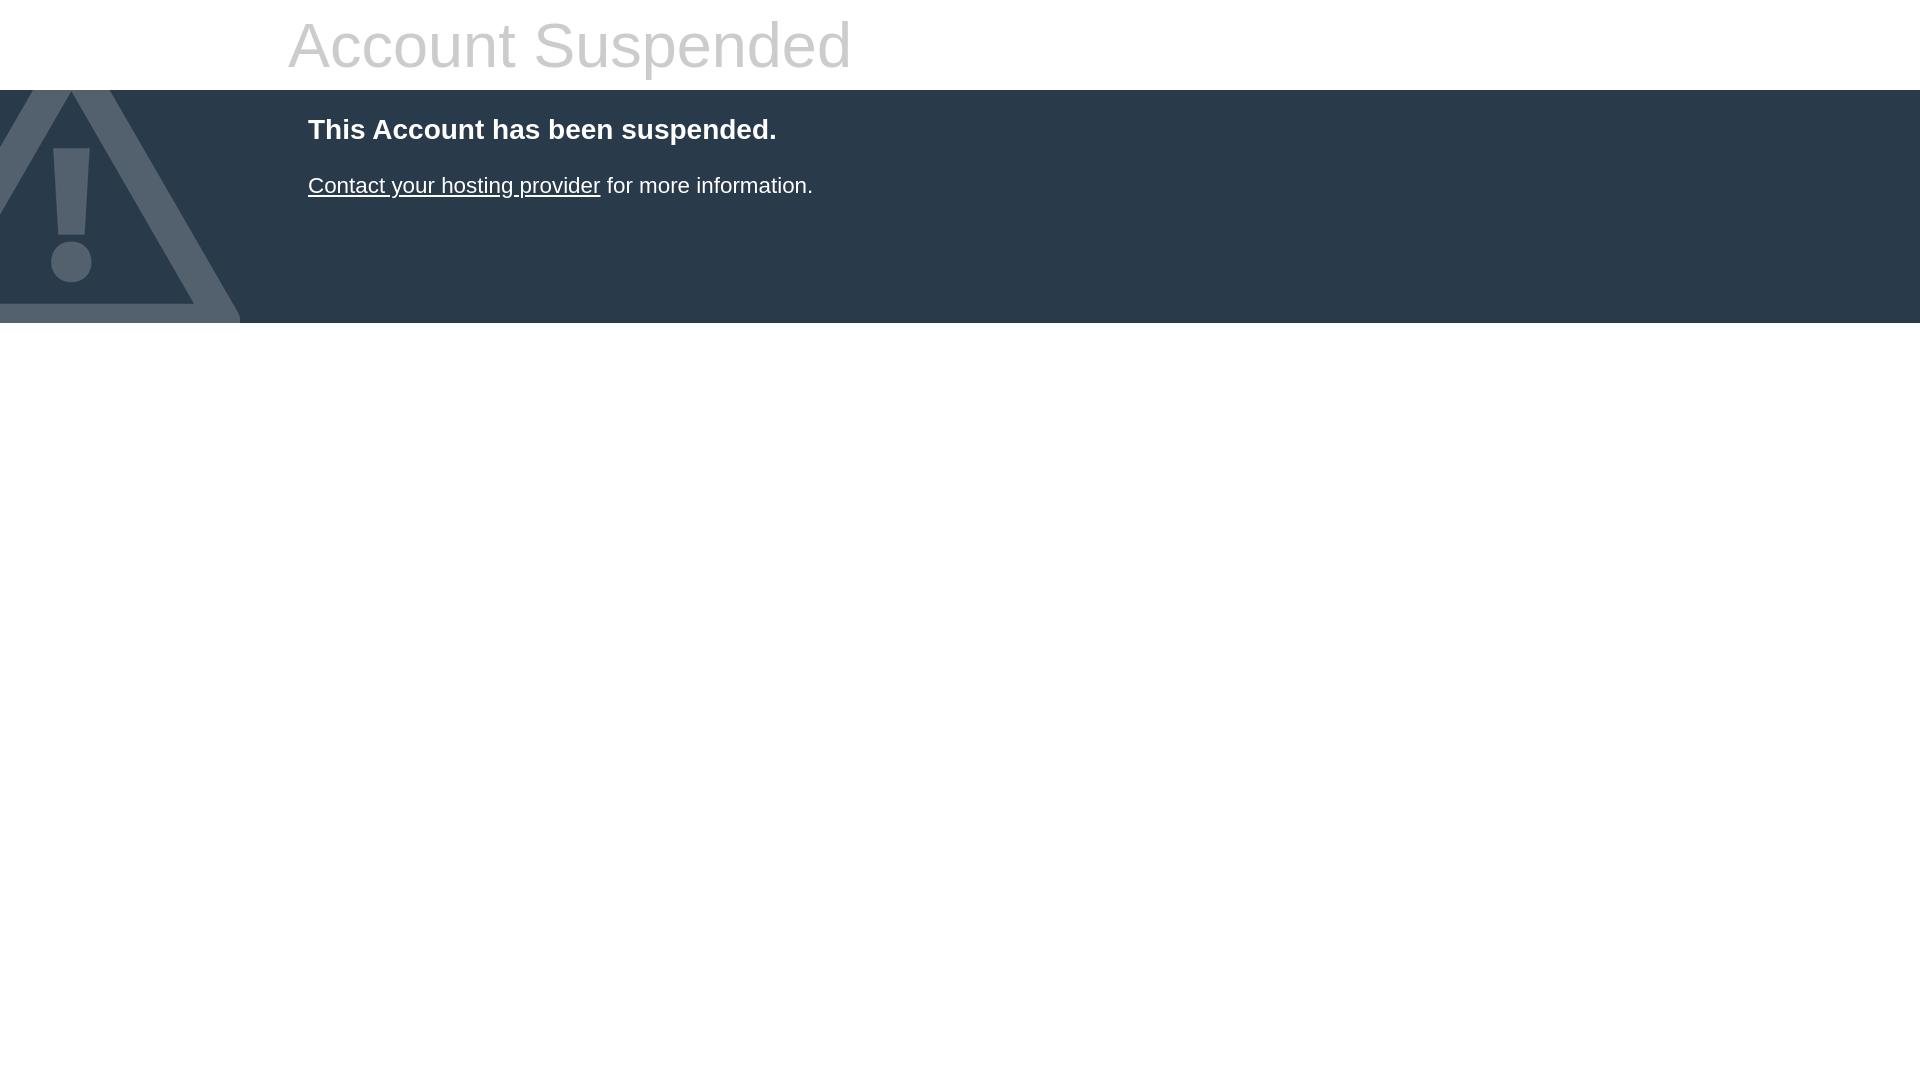 The image size is (1920, 1080). Describe the element at coordinates (453, 185) in the screenshot. I see `'Contact your hosting provider'` at that location.